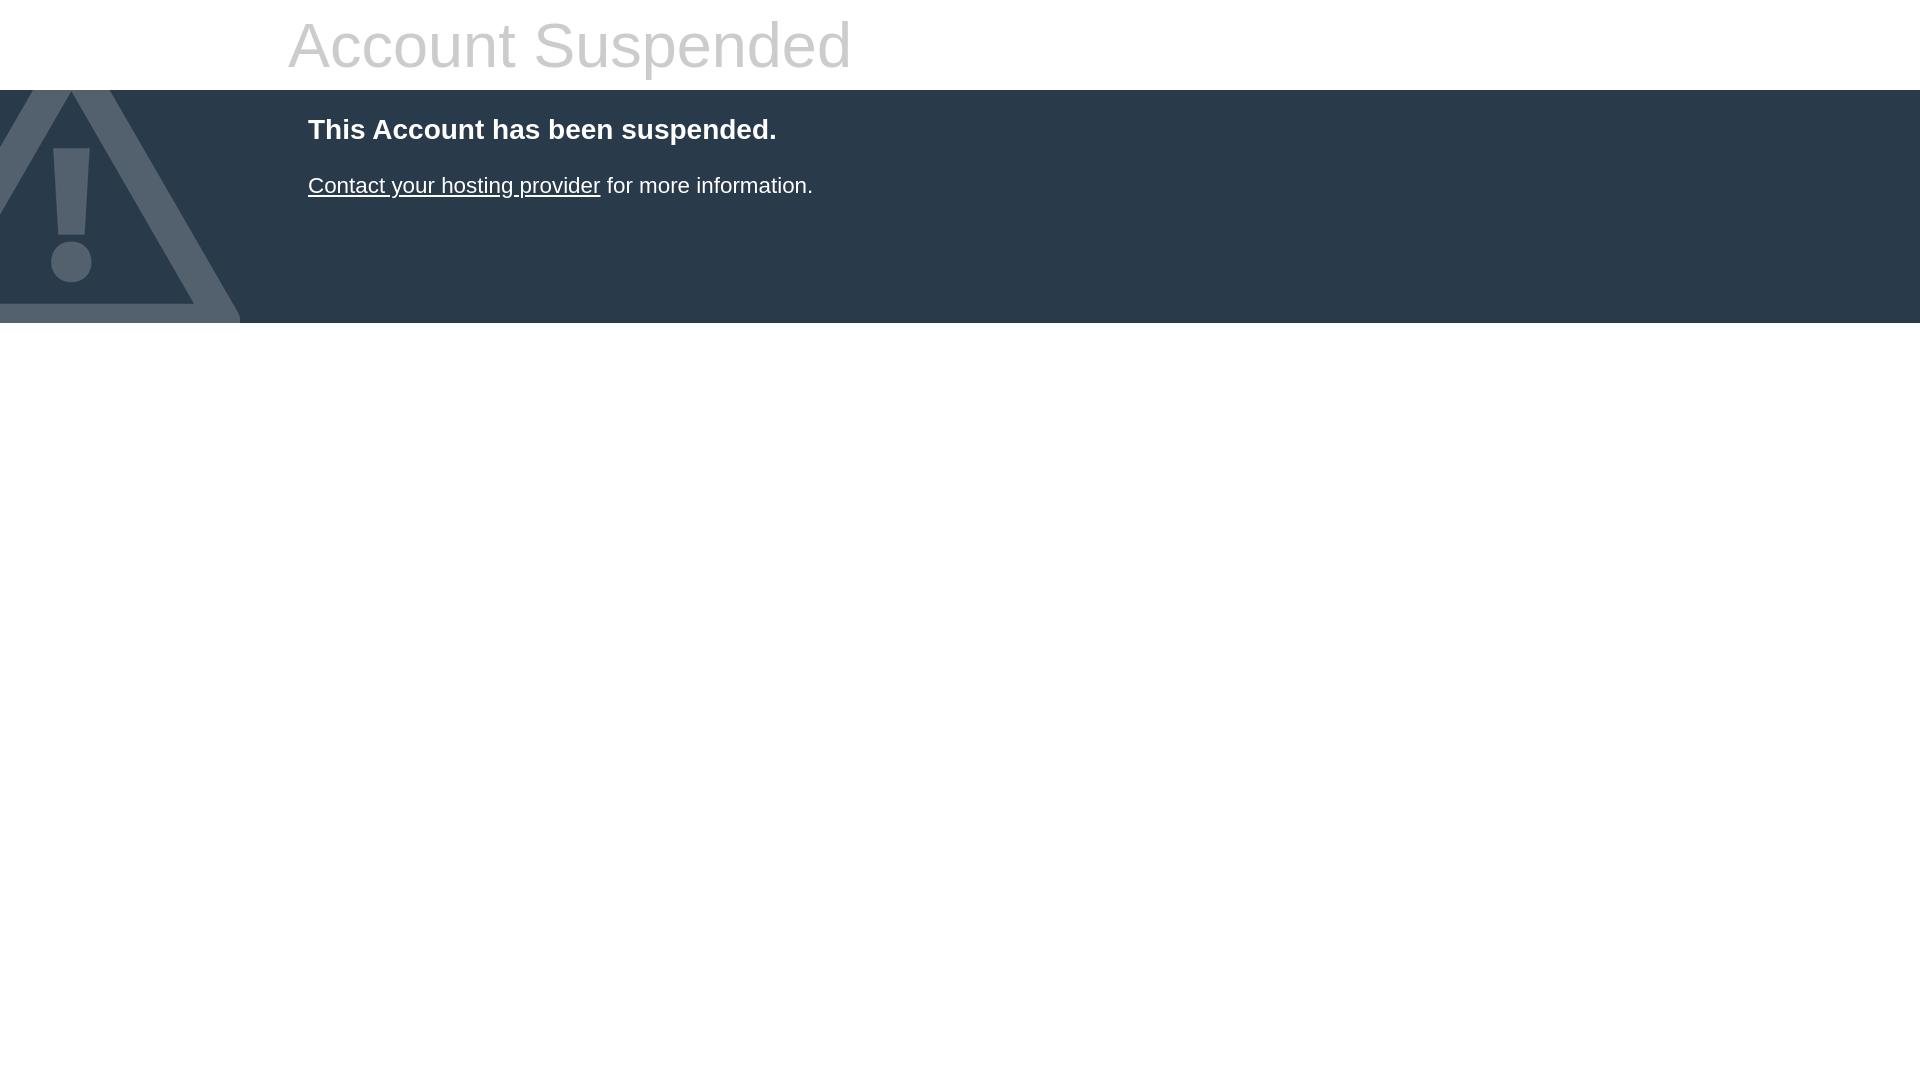 The image size is (1920, 1080). Describe the element at coordinates (453, 185) in the screenshot. I see `'Contact your hosting provider'` at that location.